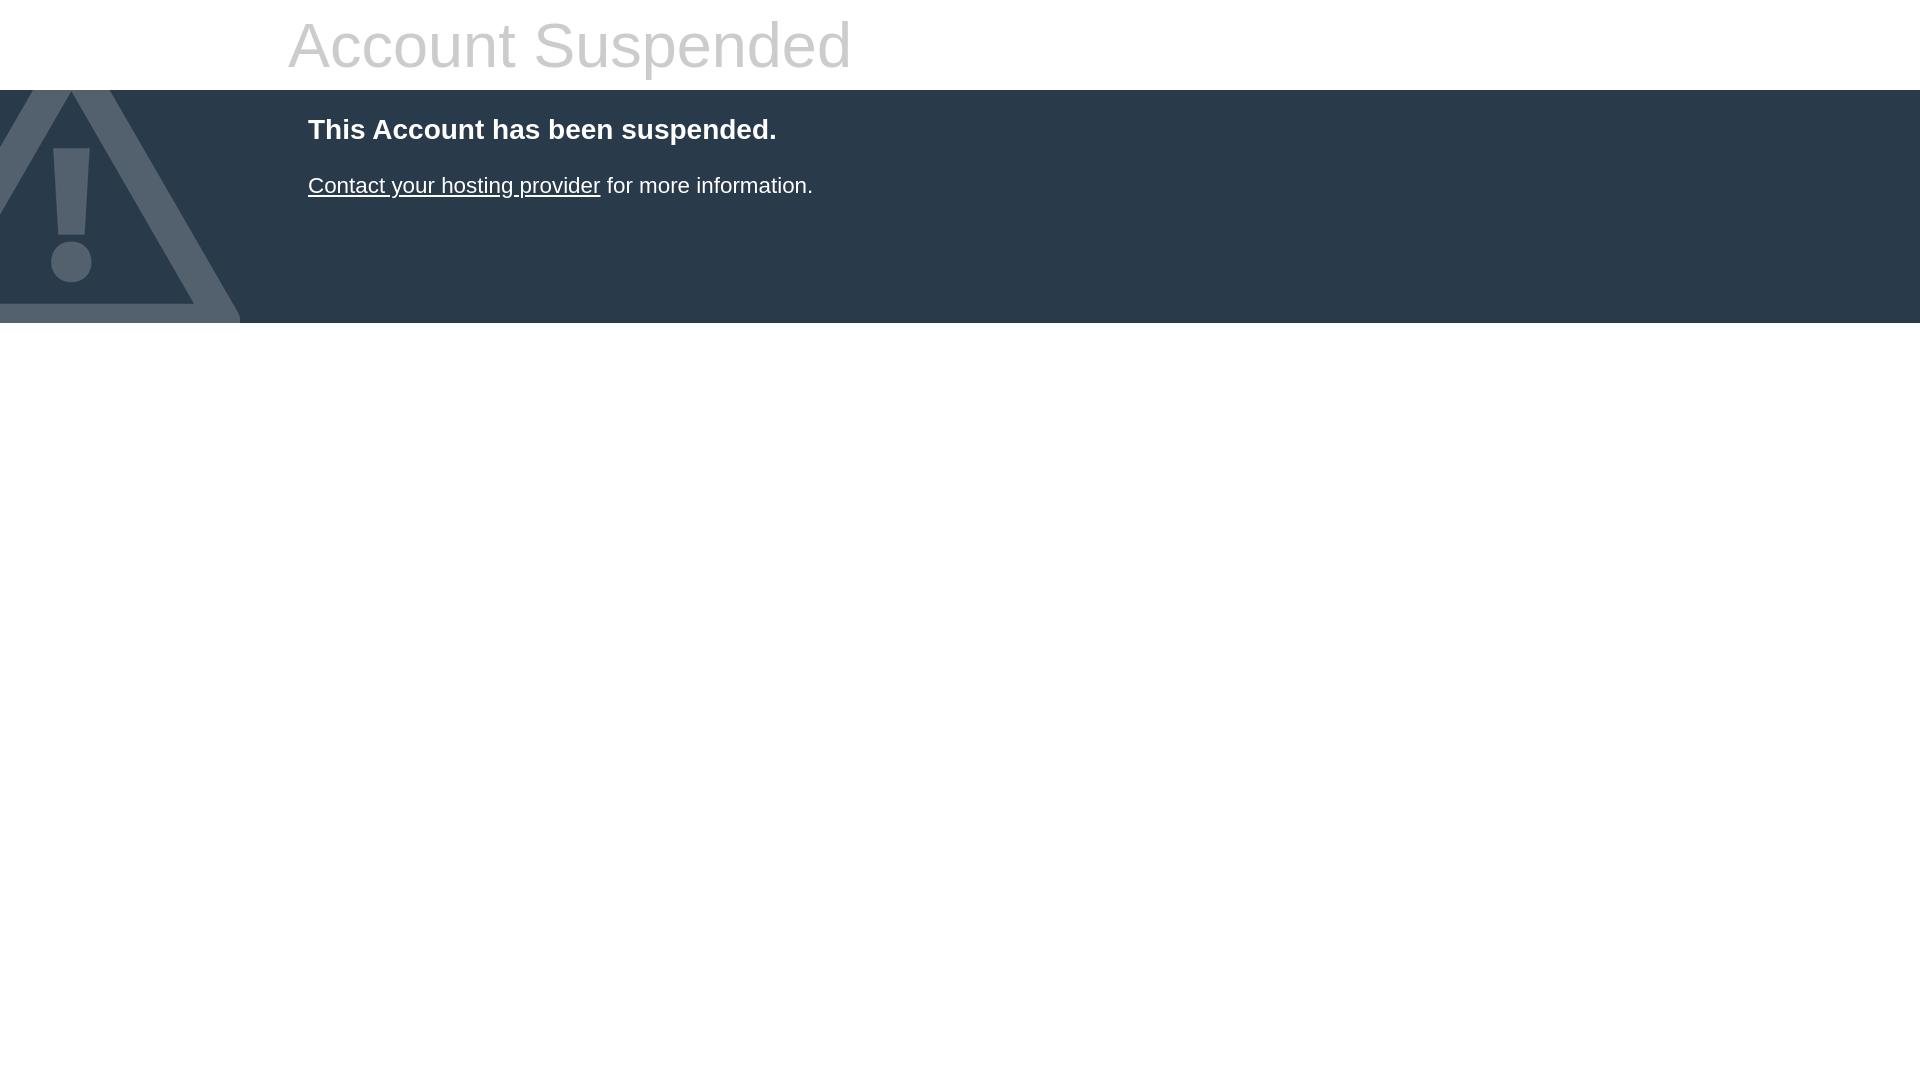 The image size is (1920, 1080). Describe the element at coordinates (453, 185) in the screenshot. I see `'Contact your hosting provider'` at that location.